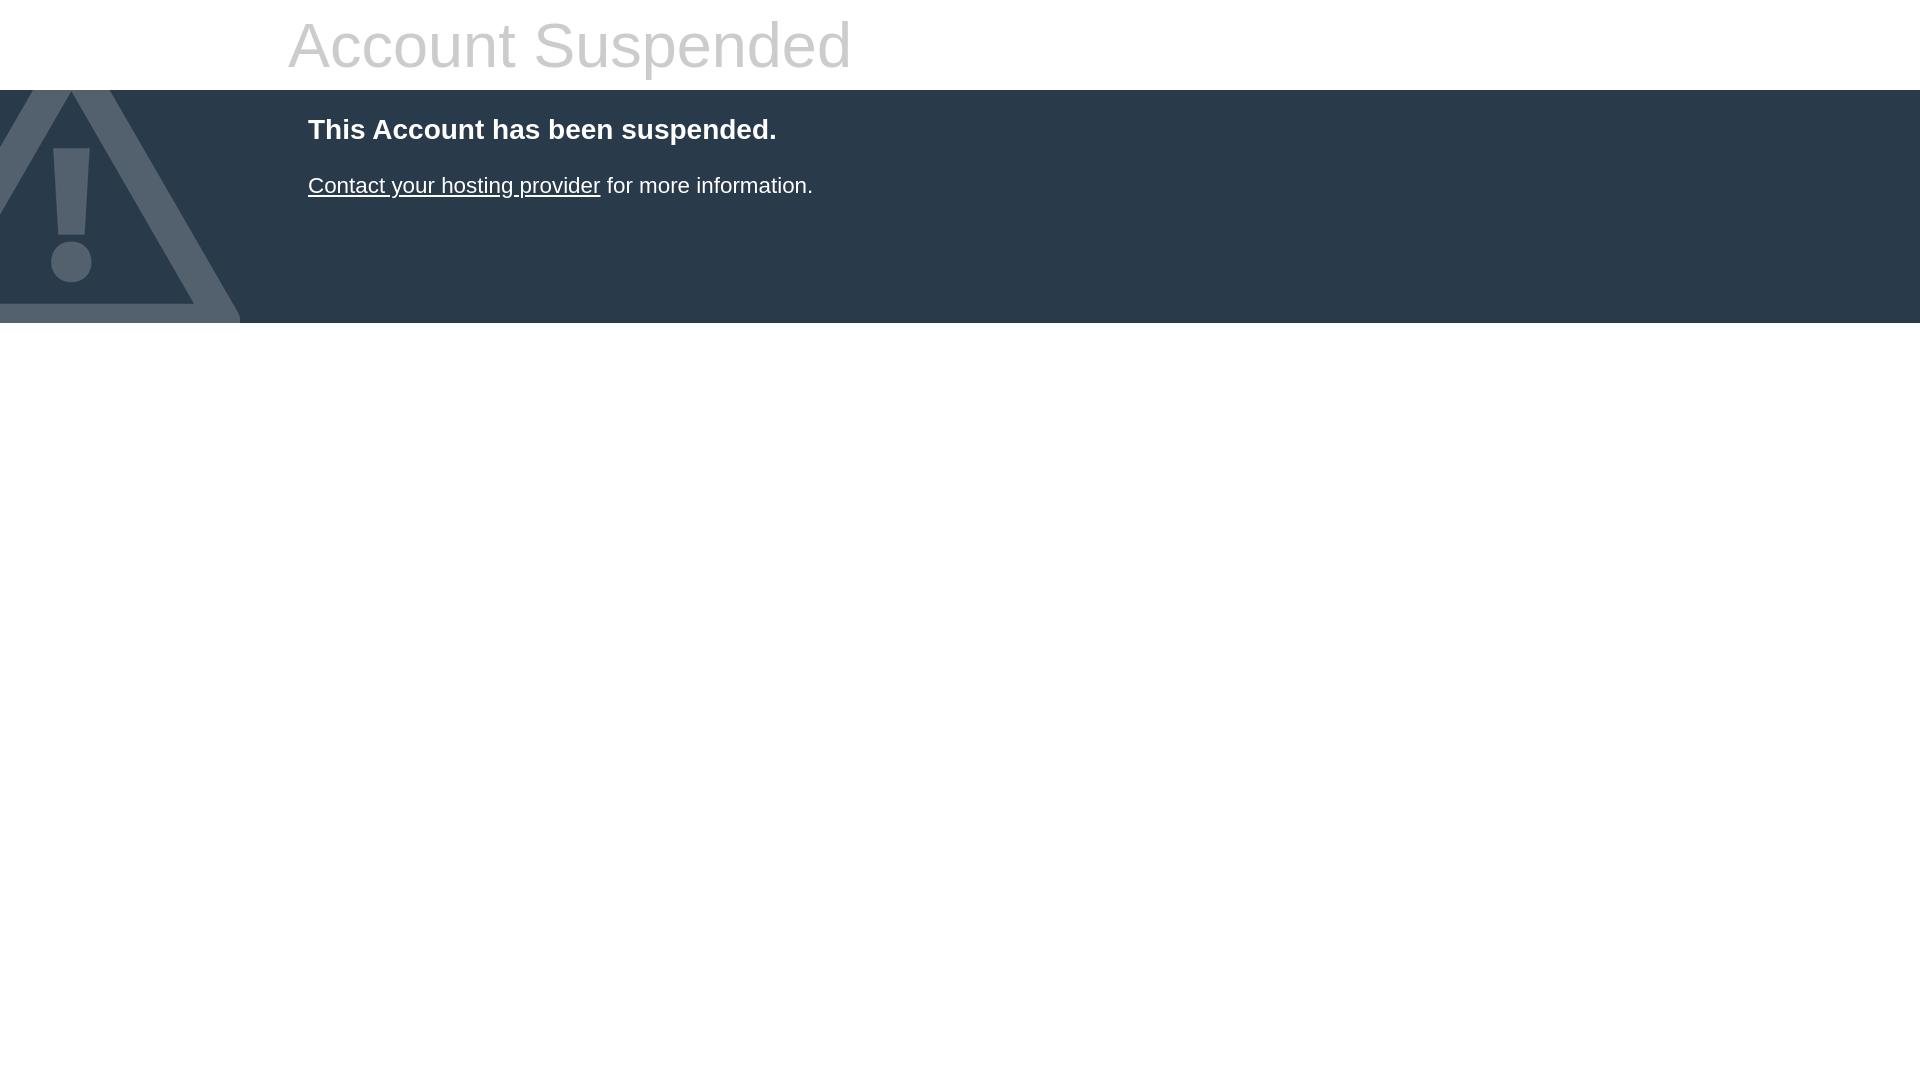 The image size is (1920, 1080). Describe the element at coordinates (453, 185) in the screenshot. I see `'Contact your hosting provider'` at that location.